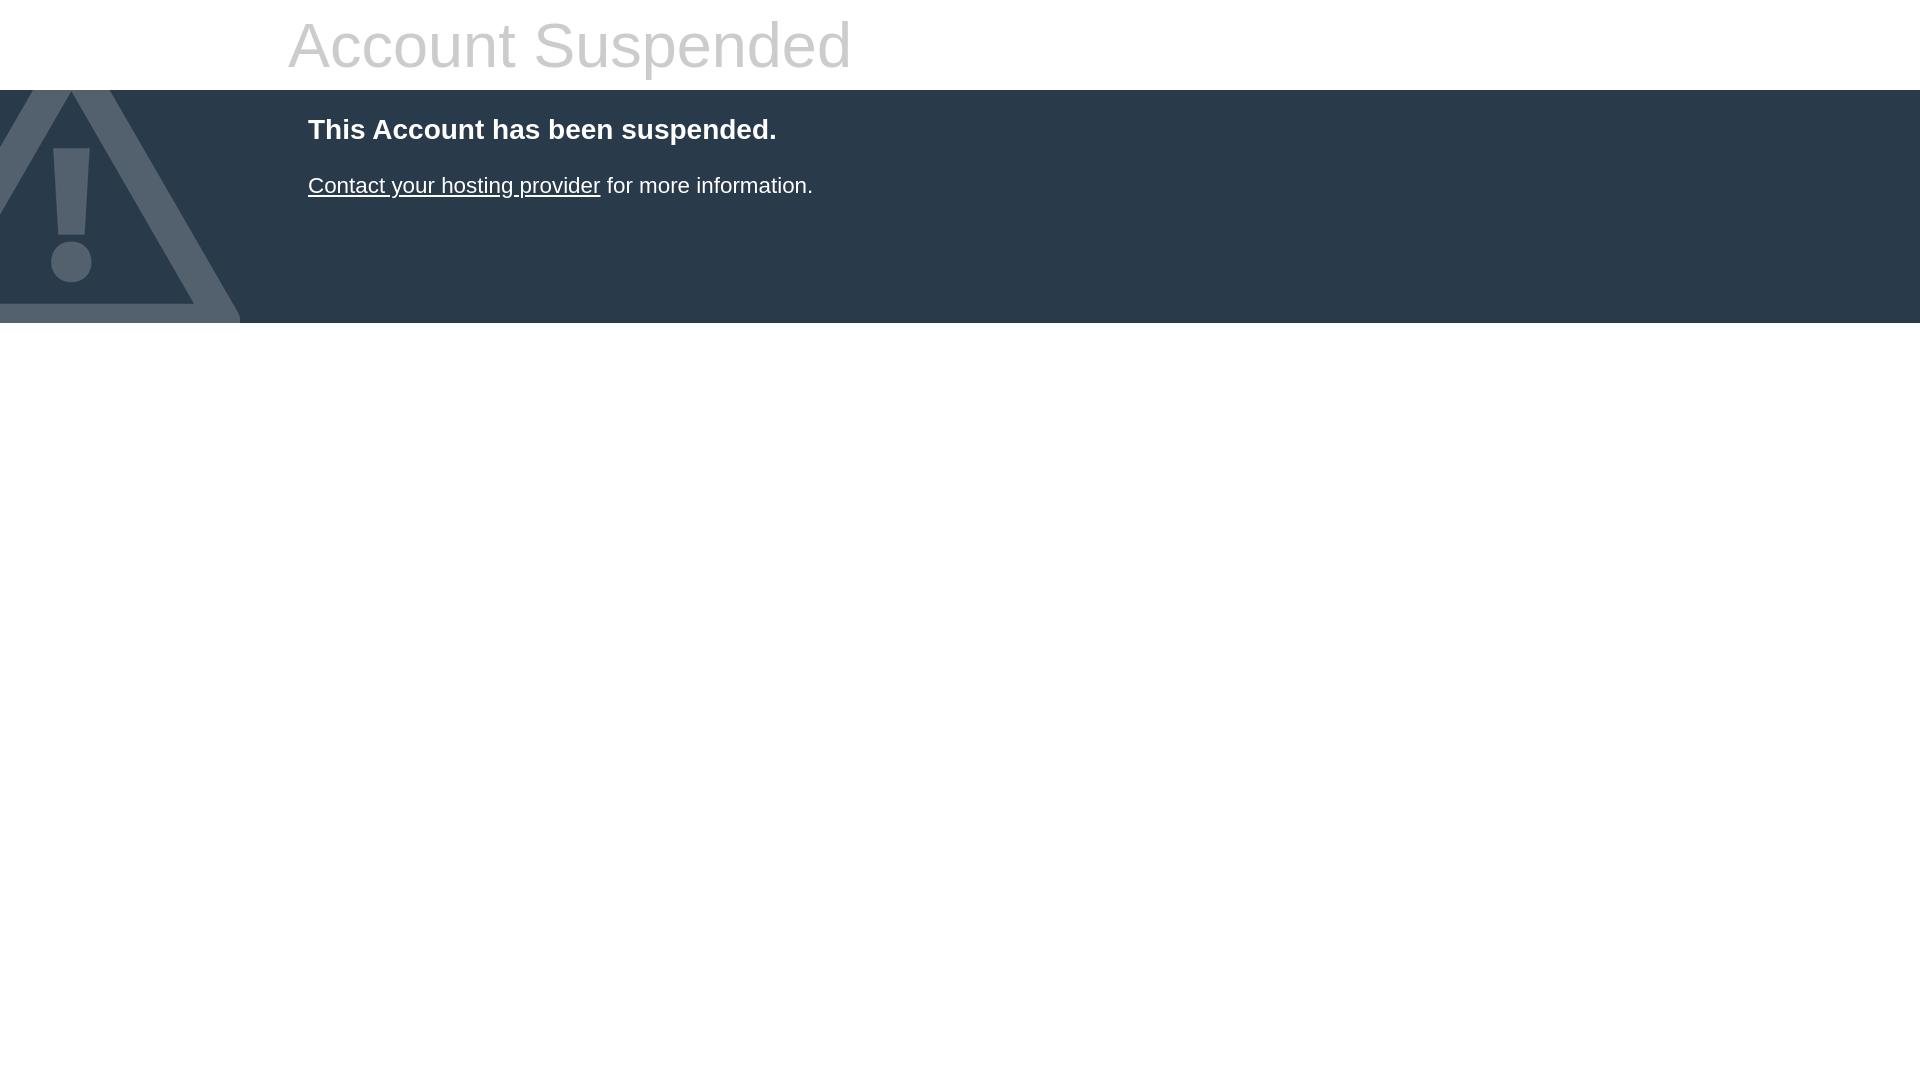 The image size is (1920, 1080). Describe the element at coordinates (453, 185) in the screenshot. I see `'Contact your hosting provider'` at that location.